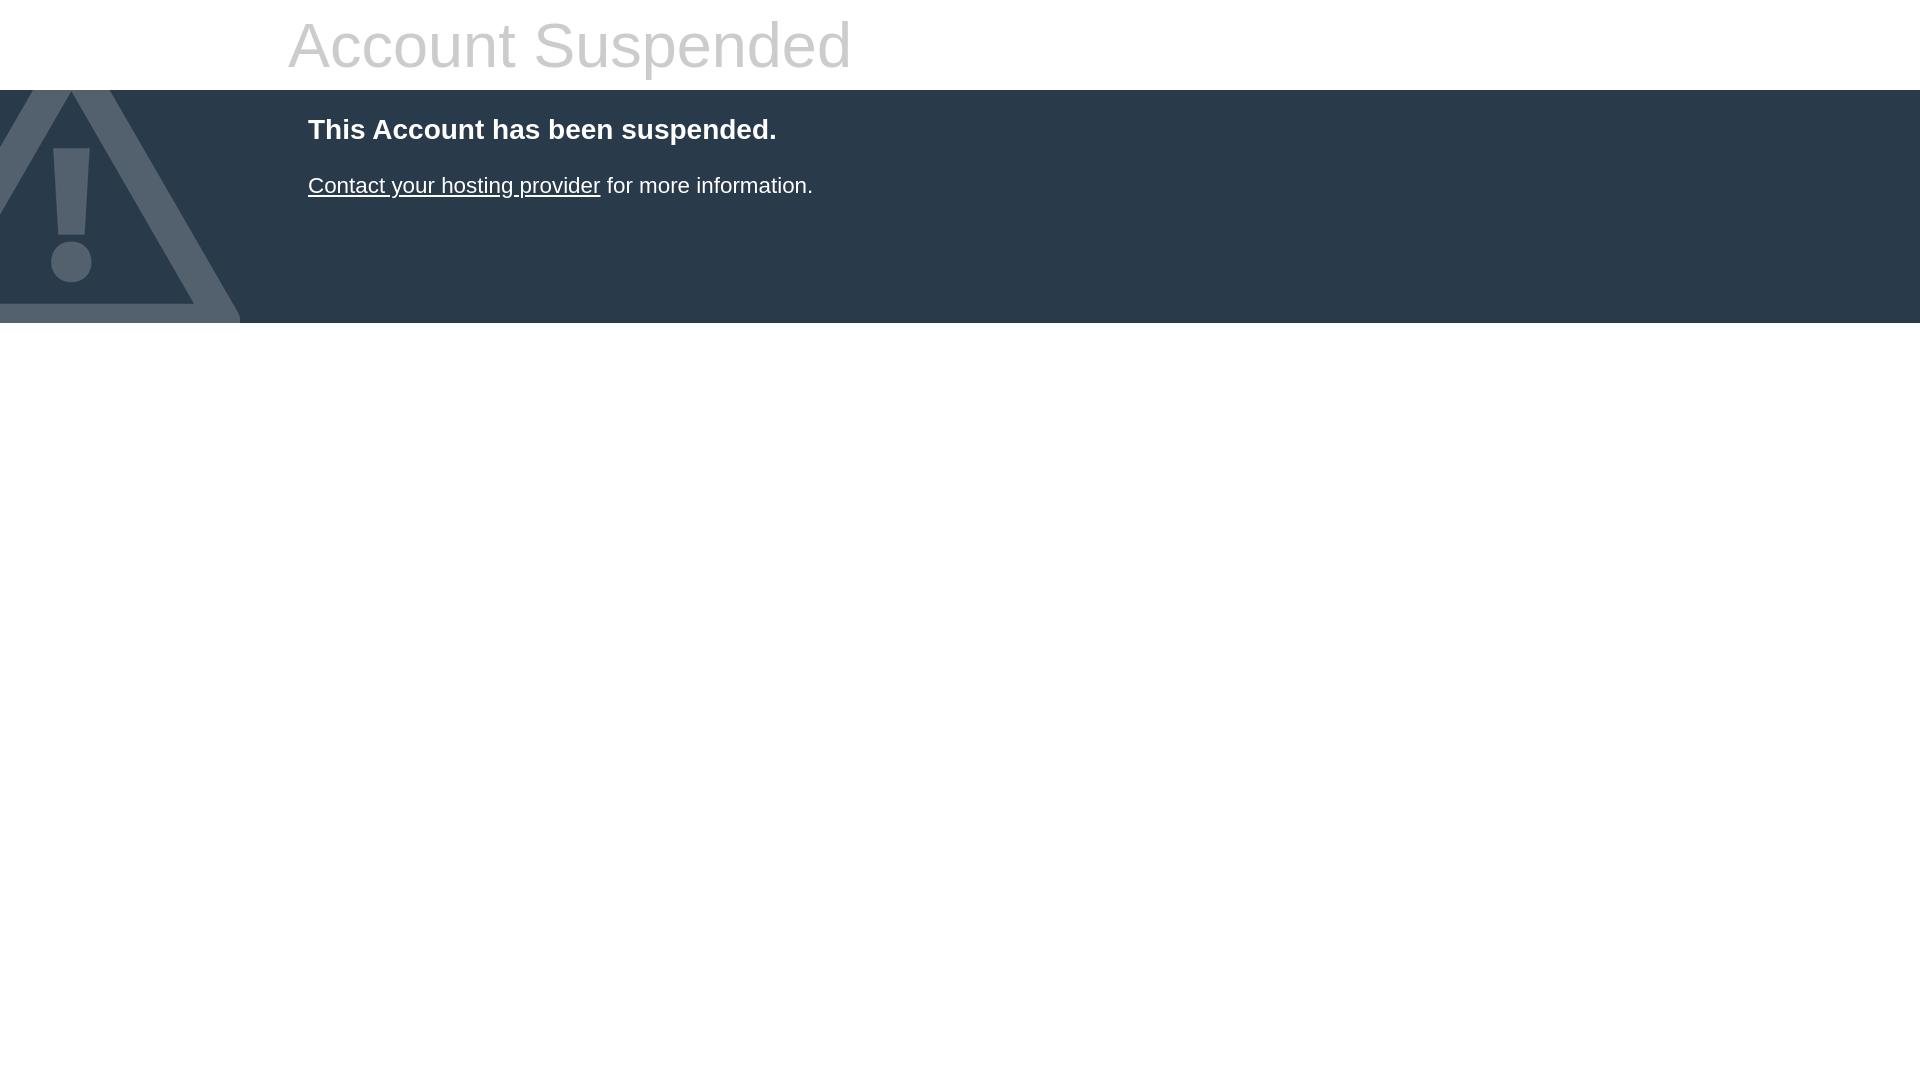 The image size is (1920, 1080). Describe the element at coordinates (453, 185) in the screenshot. I see `'Contact your hosting provider'` at that location.